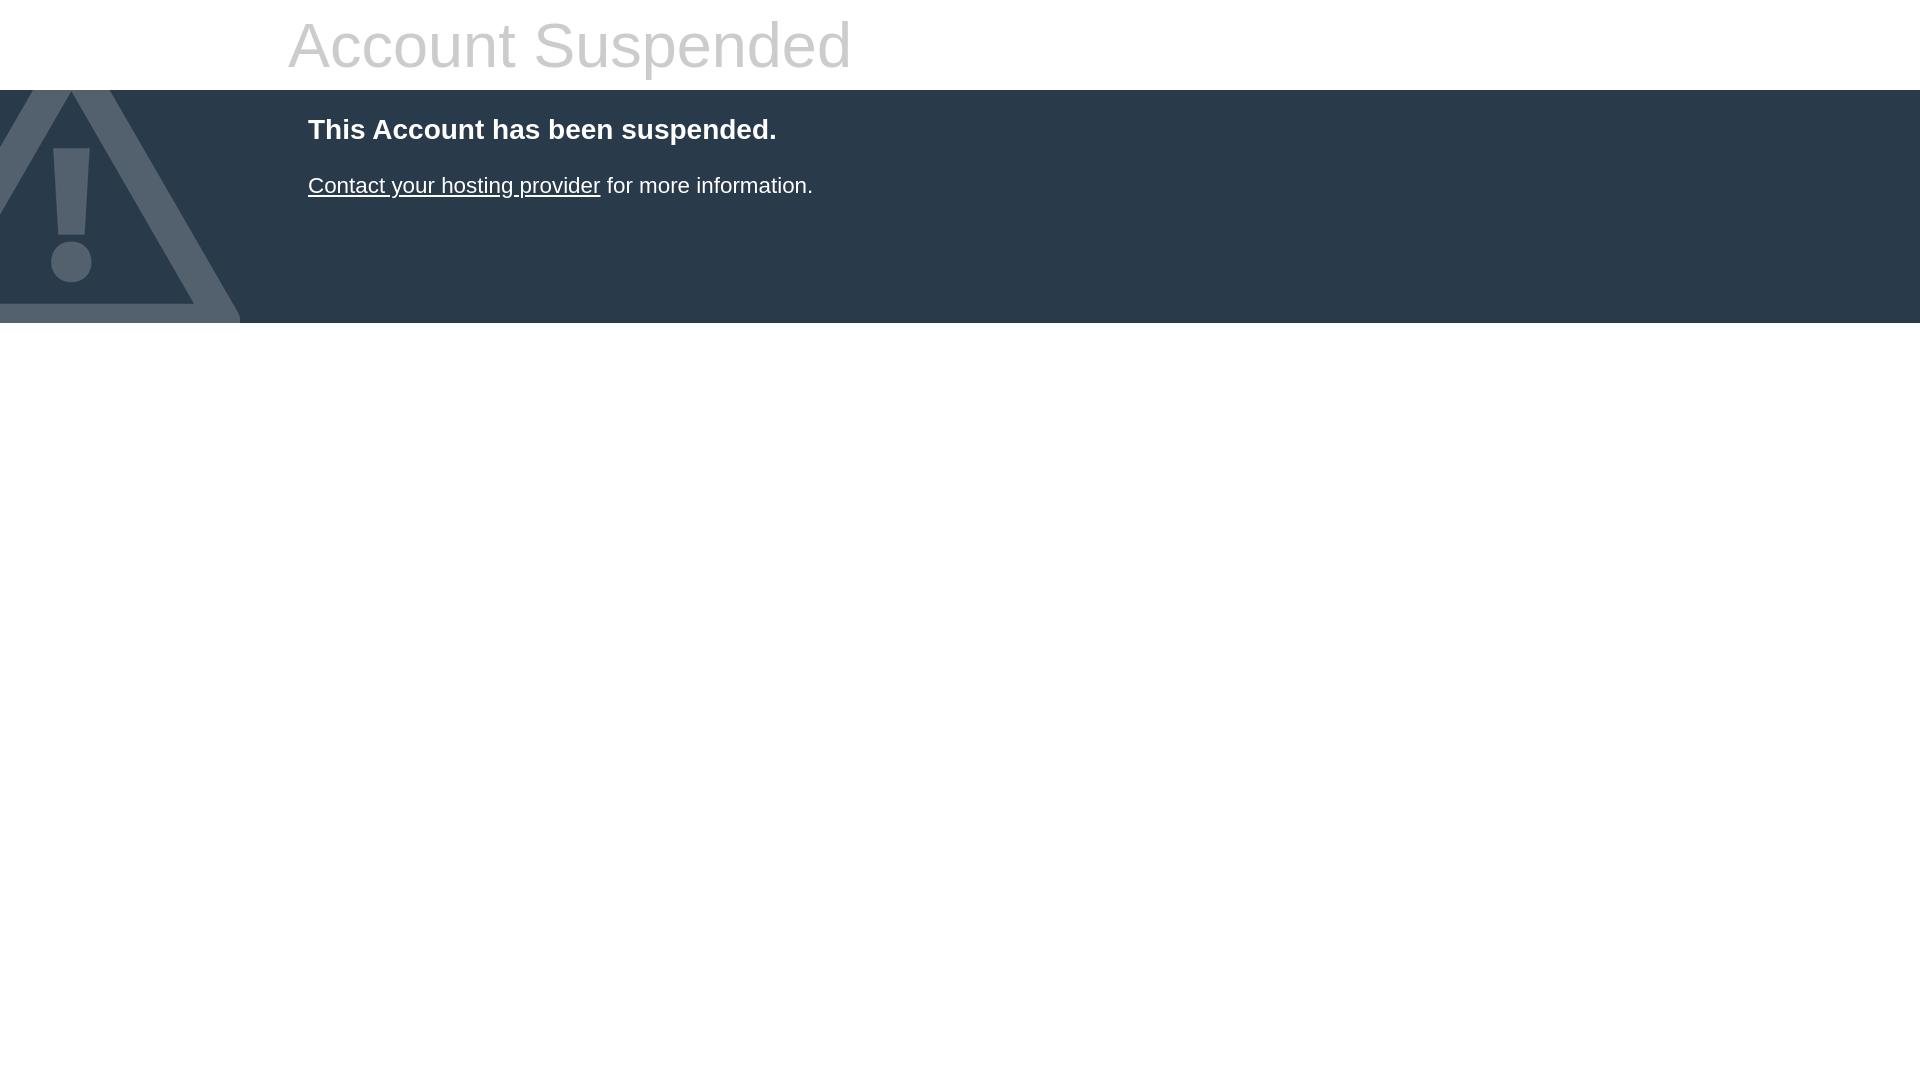 The image size is (1920, 1080). Describe the element at coordinates (453, 185) in the screenshot. I see `'Contact your hosting provider'` at that location.